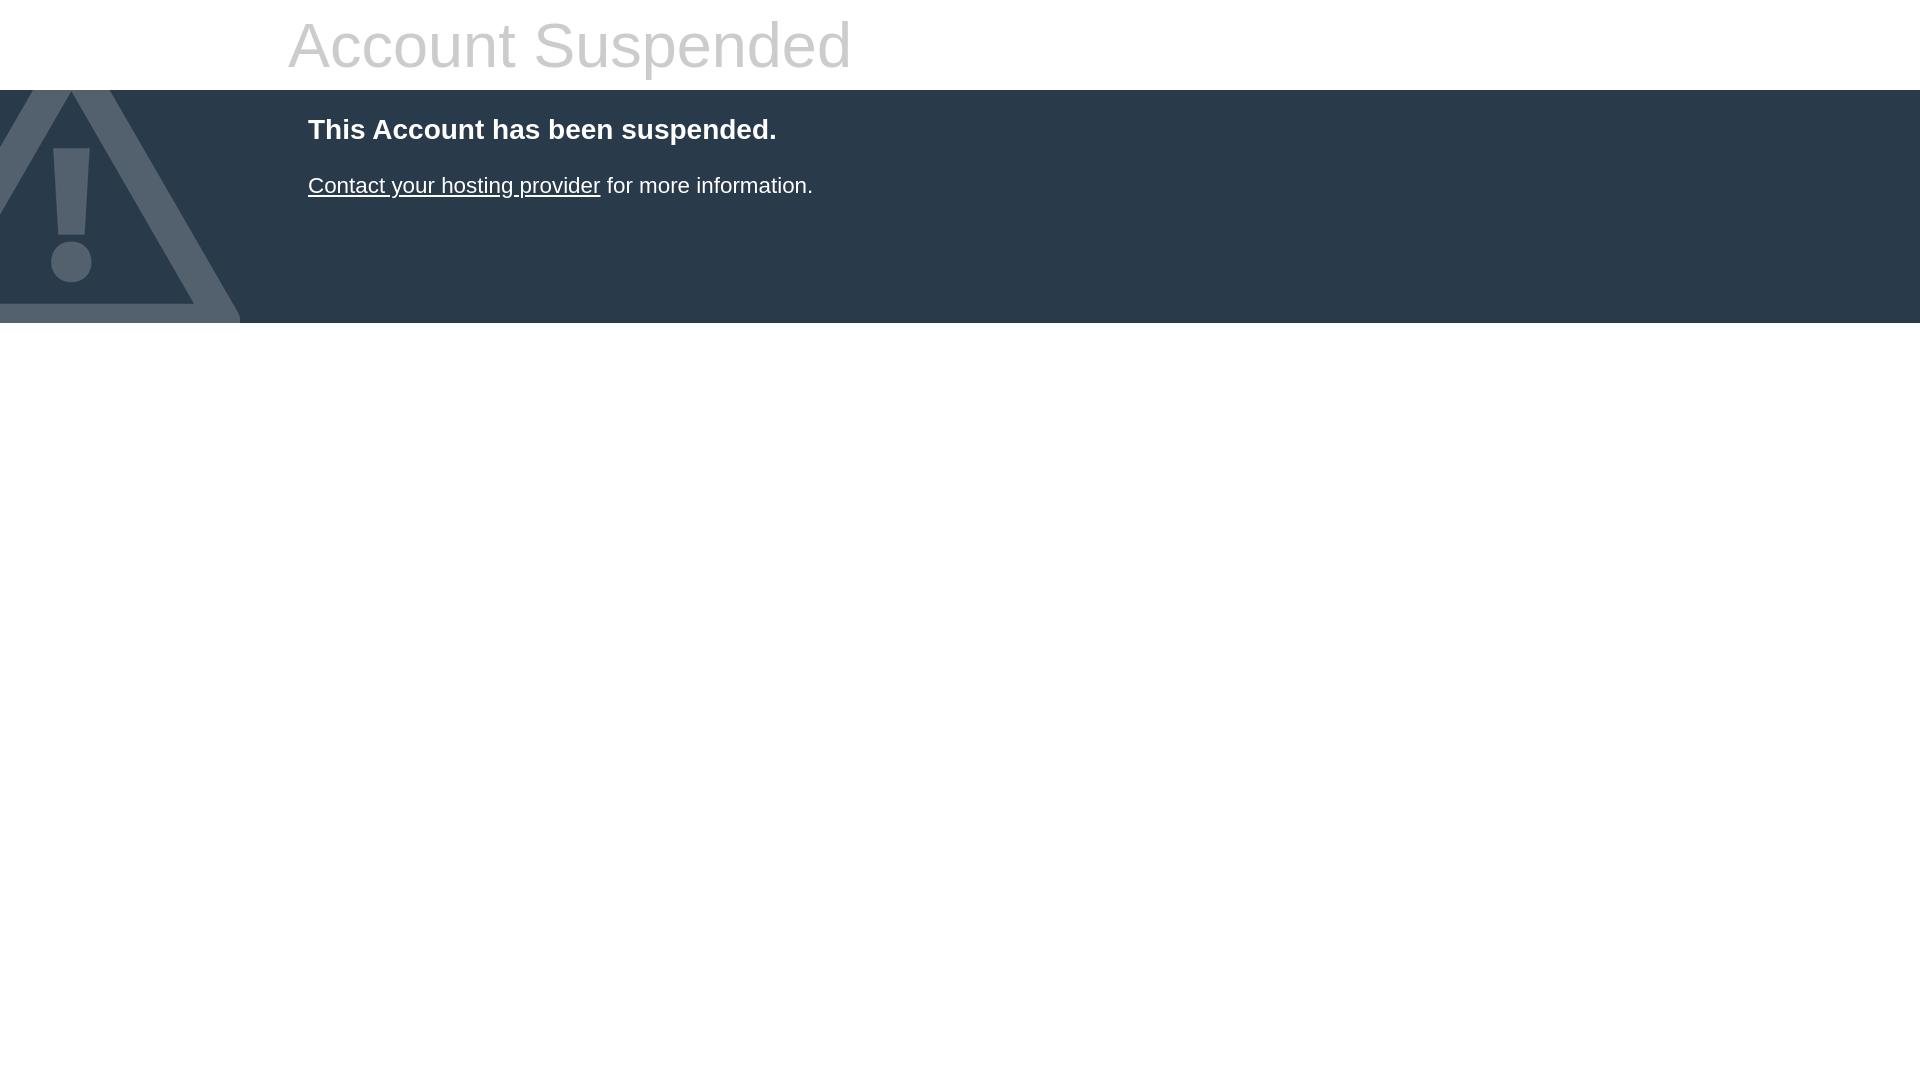 The image size is (1920, 1080). Describe the element at coordinates (453, 185) in the screenshot. I see `'Contact your hosting provider'` at that location.